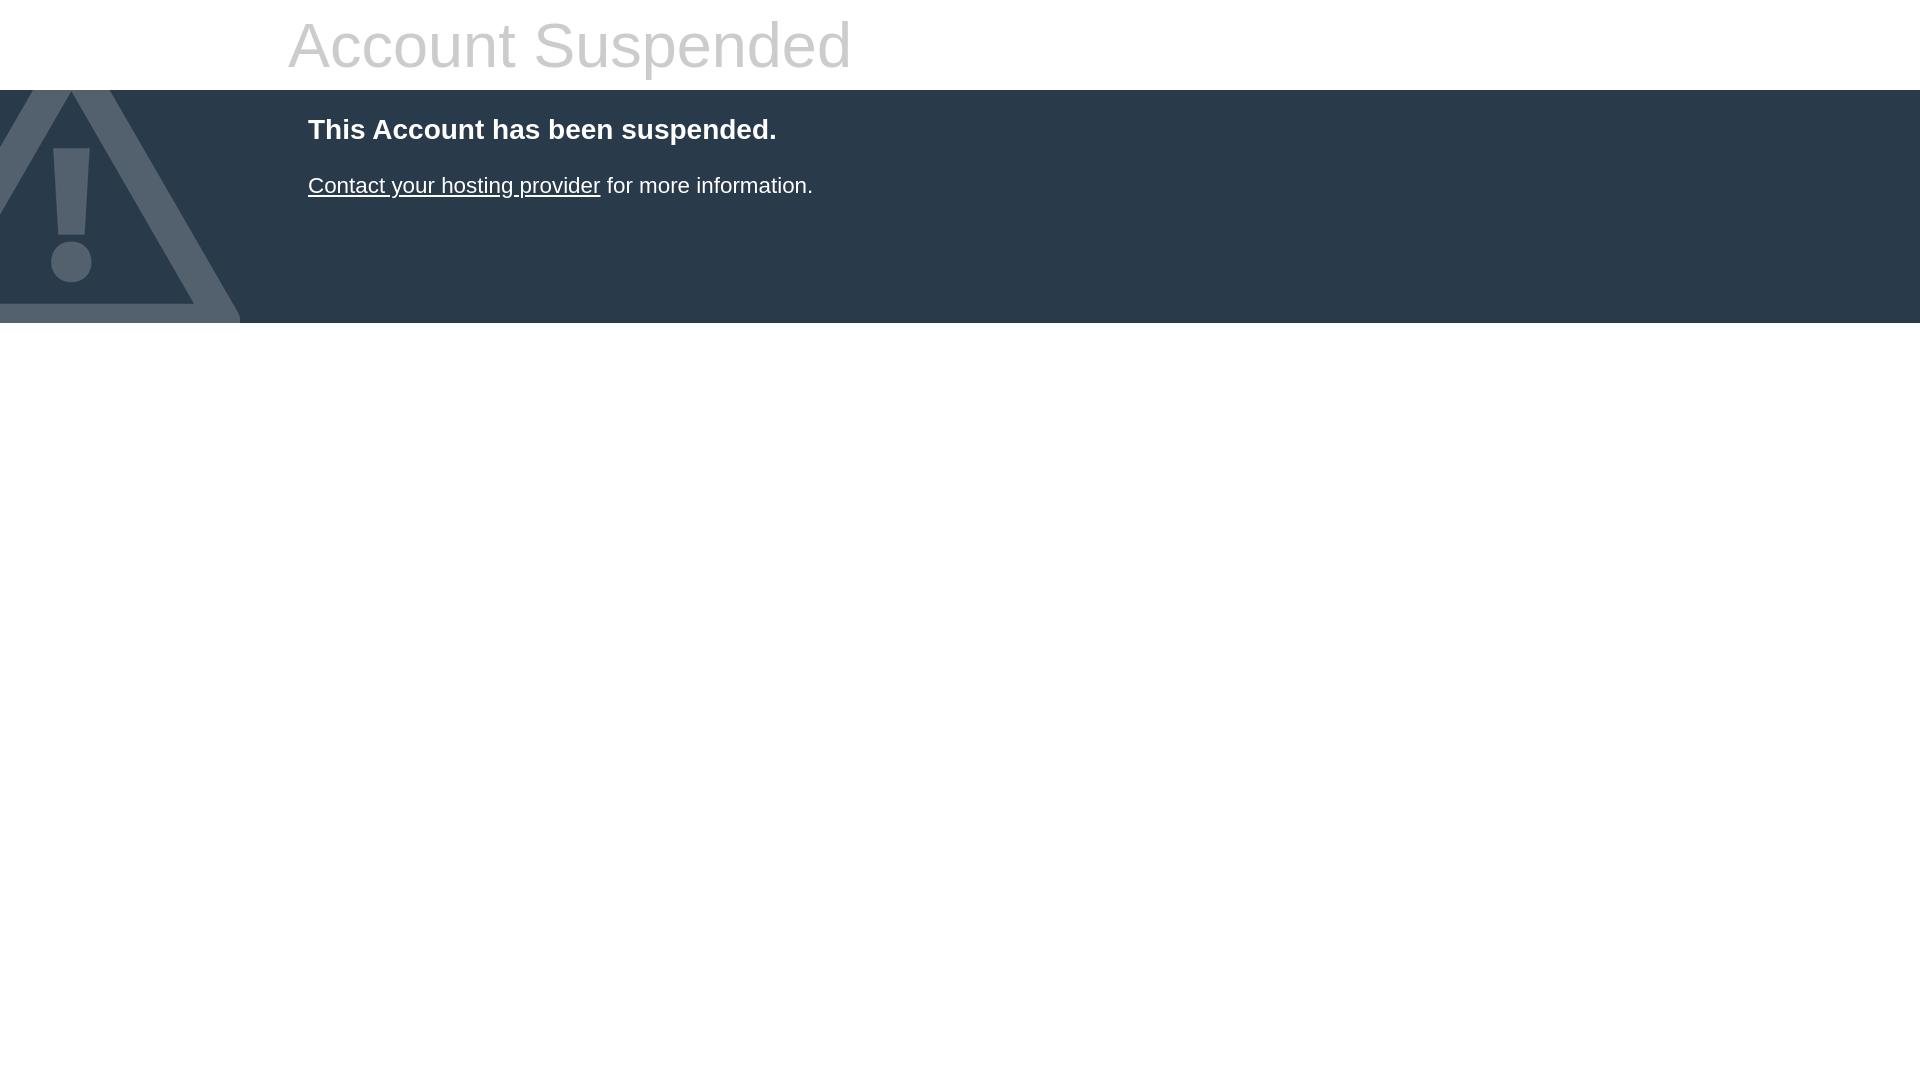 The image size is (1920, 1080). Describe the element at coordinates (453, 185) in the screenshot. I see `'Contact your hosting provider'` at that location.